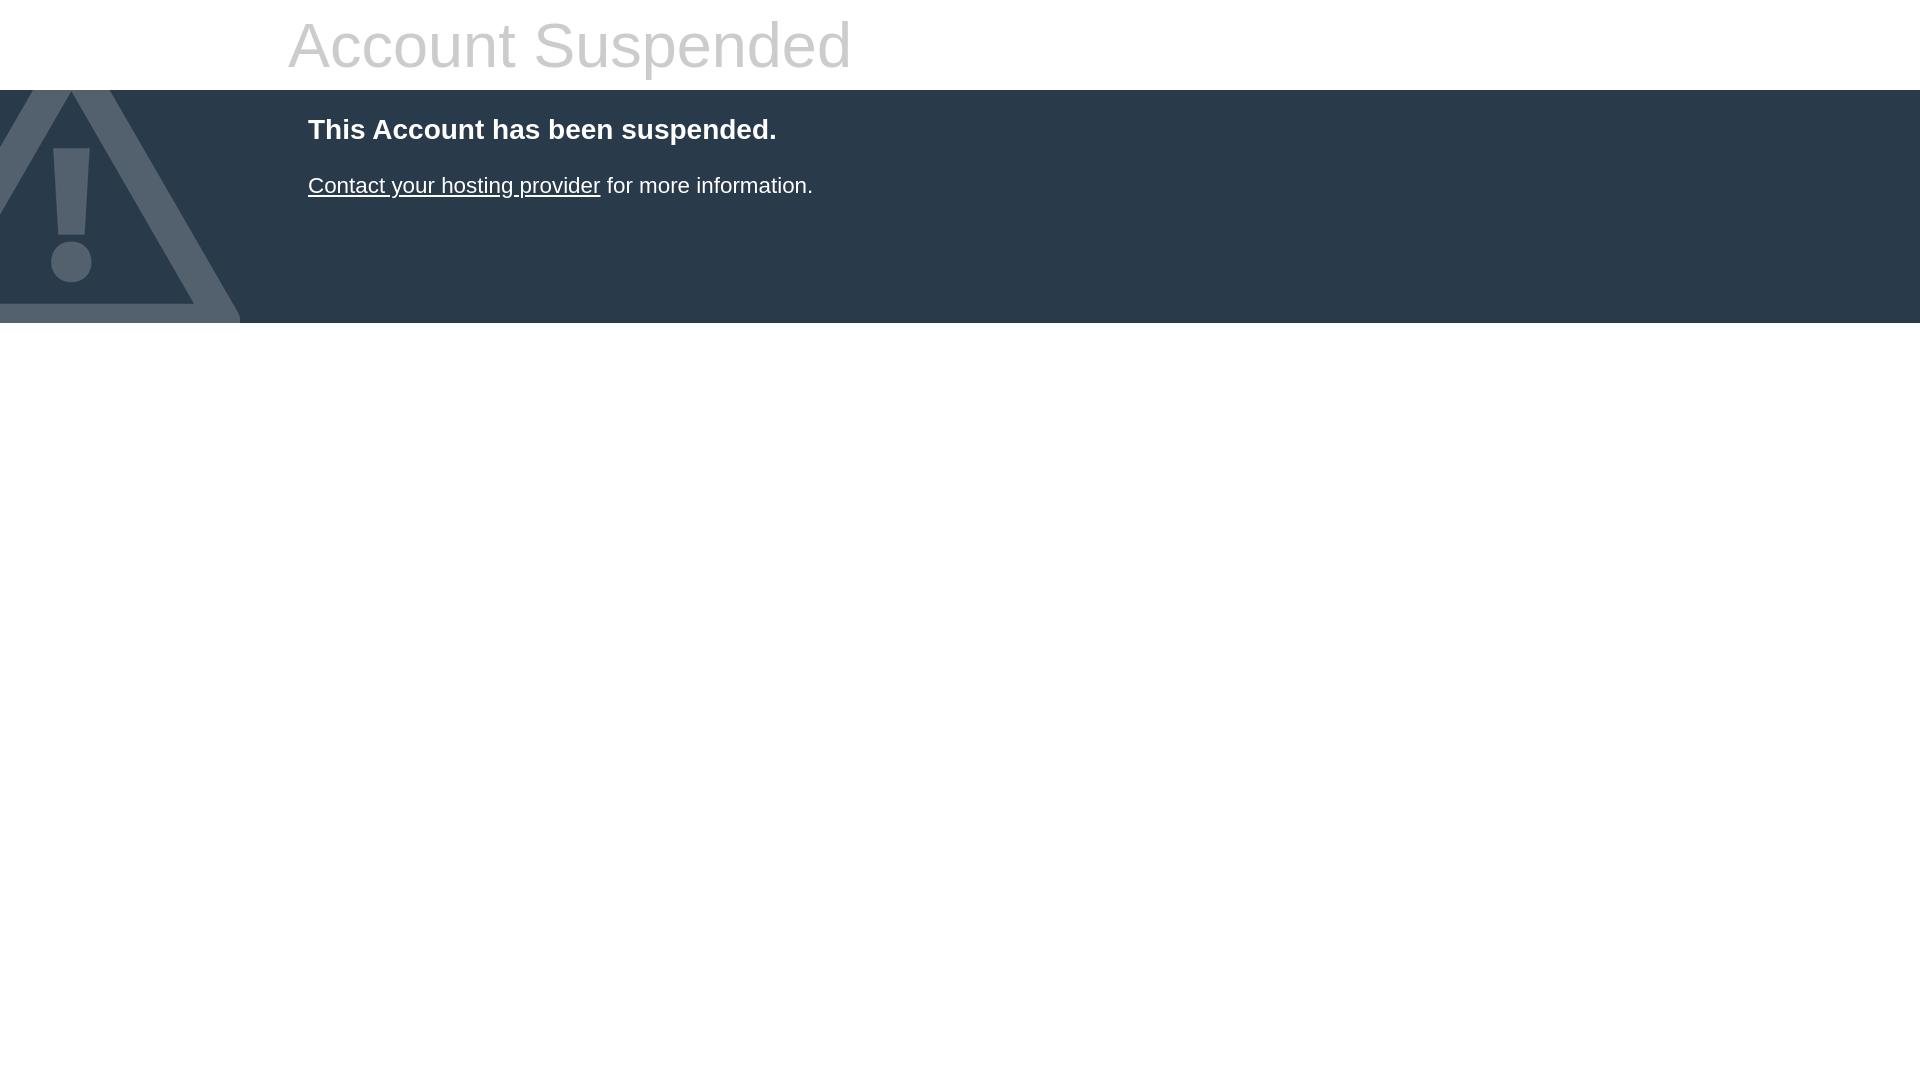 The image size is (1920, 1080). Describe the element at coordinates (453, 185) in the screenshot. I see `'Contact your hosting provider'` at that location.